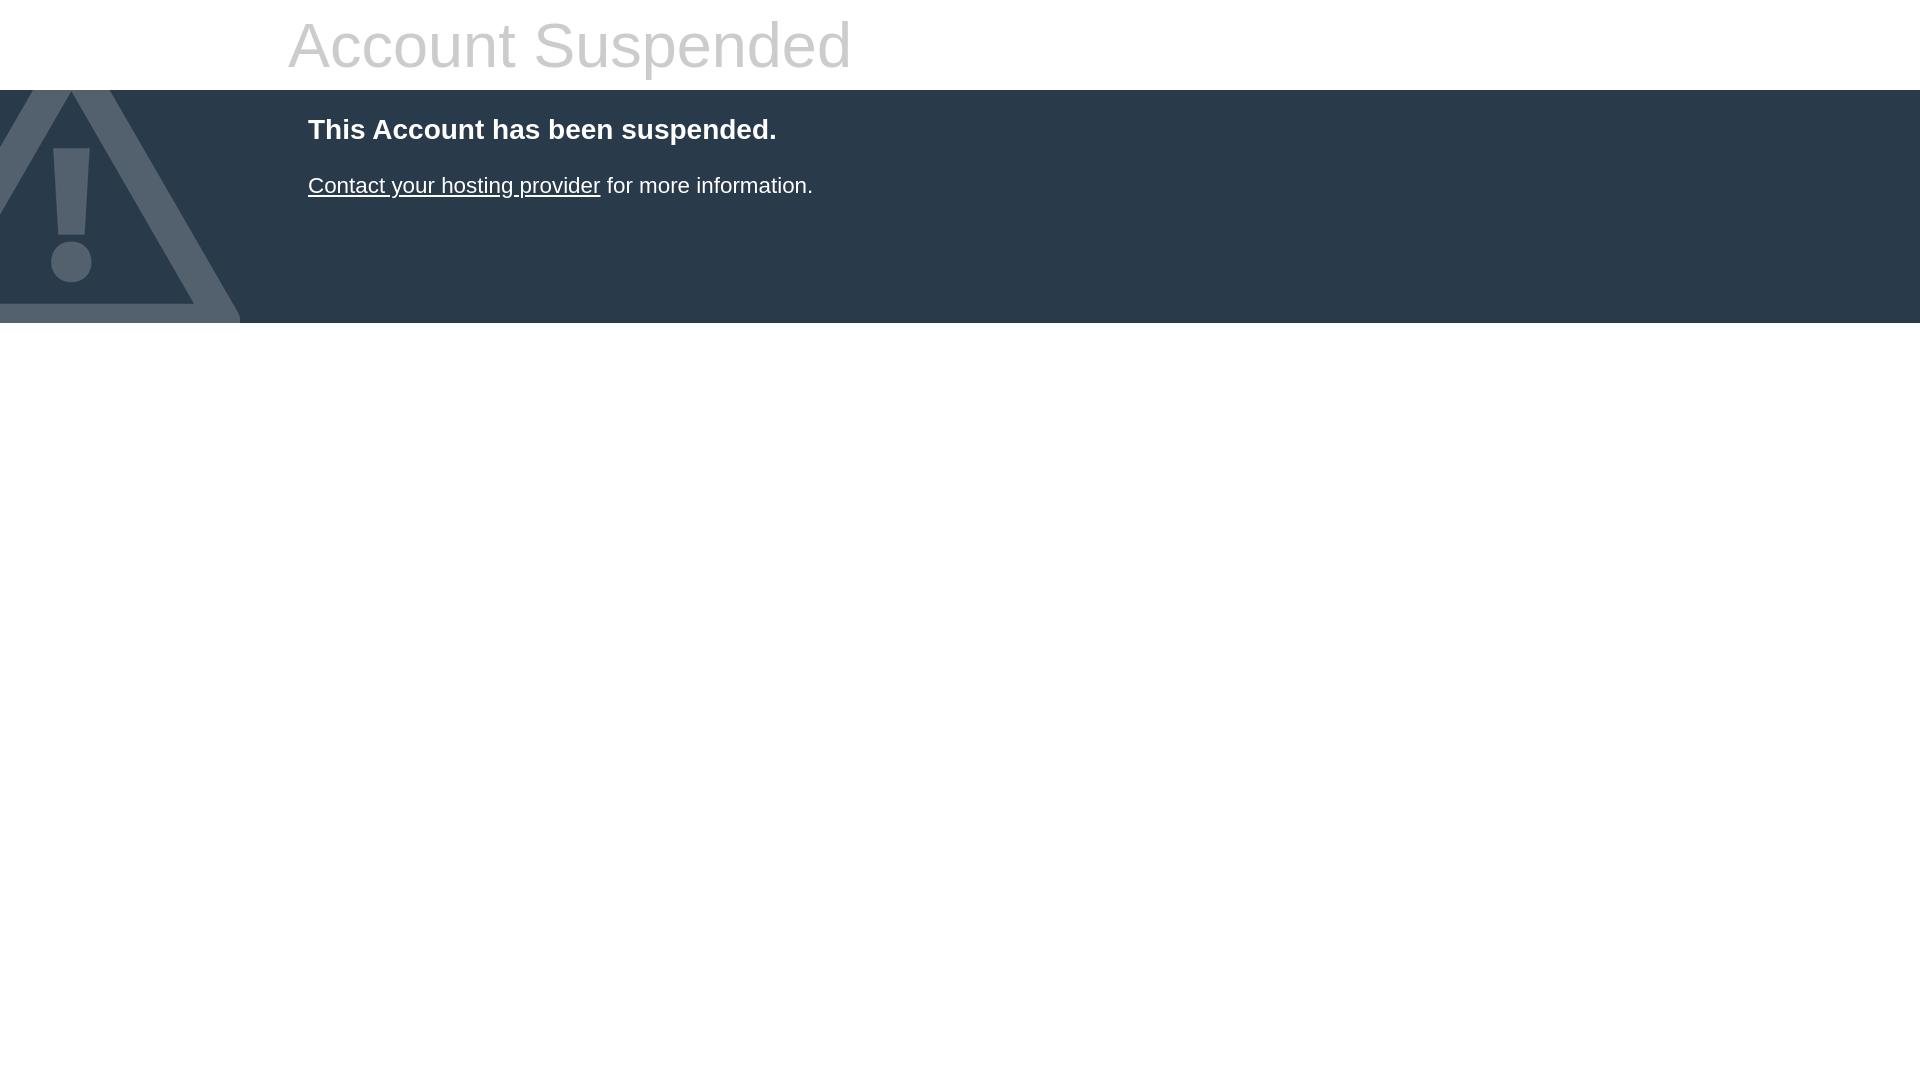 The image size is (1920, 1080). Describe the element at coordinates (453, 185) in the screenshot. I see `'Contact your hosting provider'` at that location.